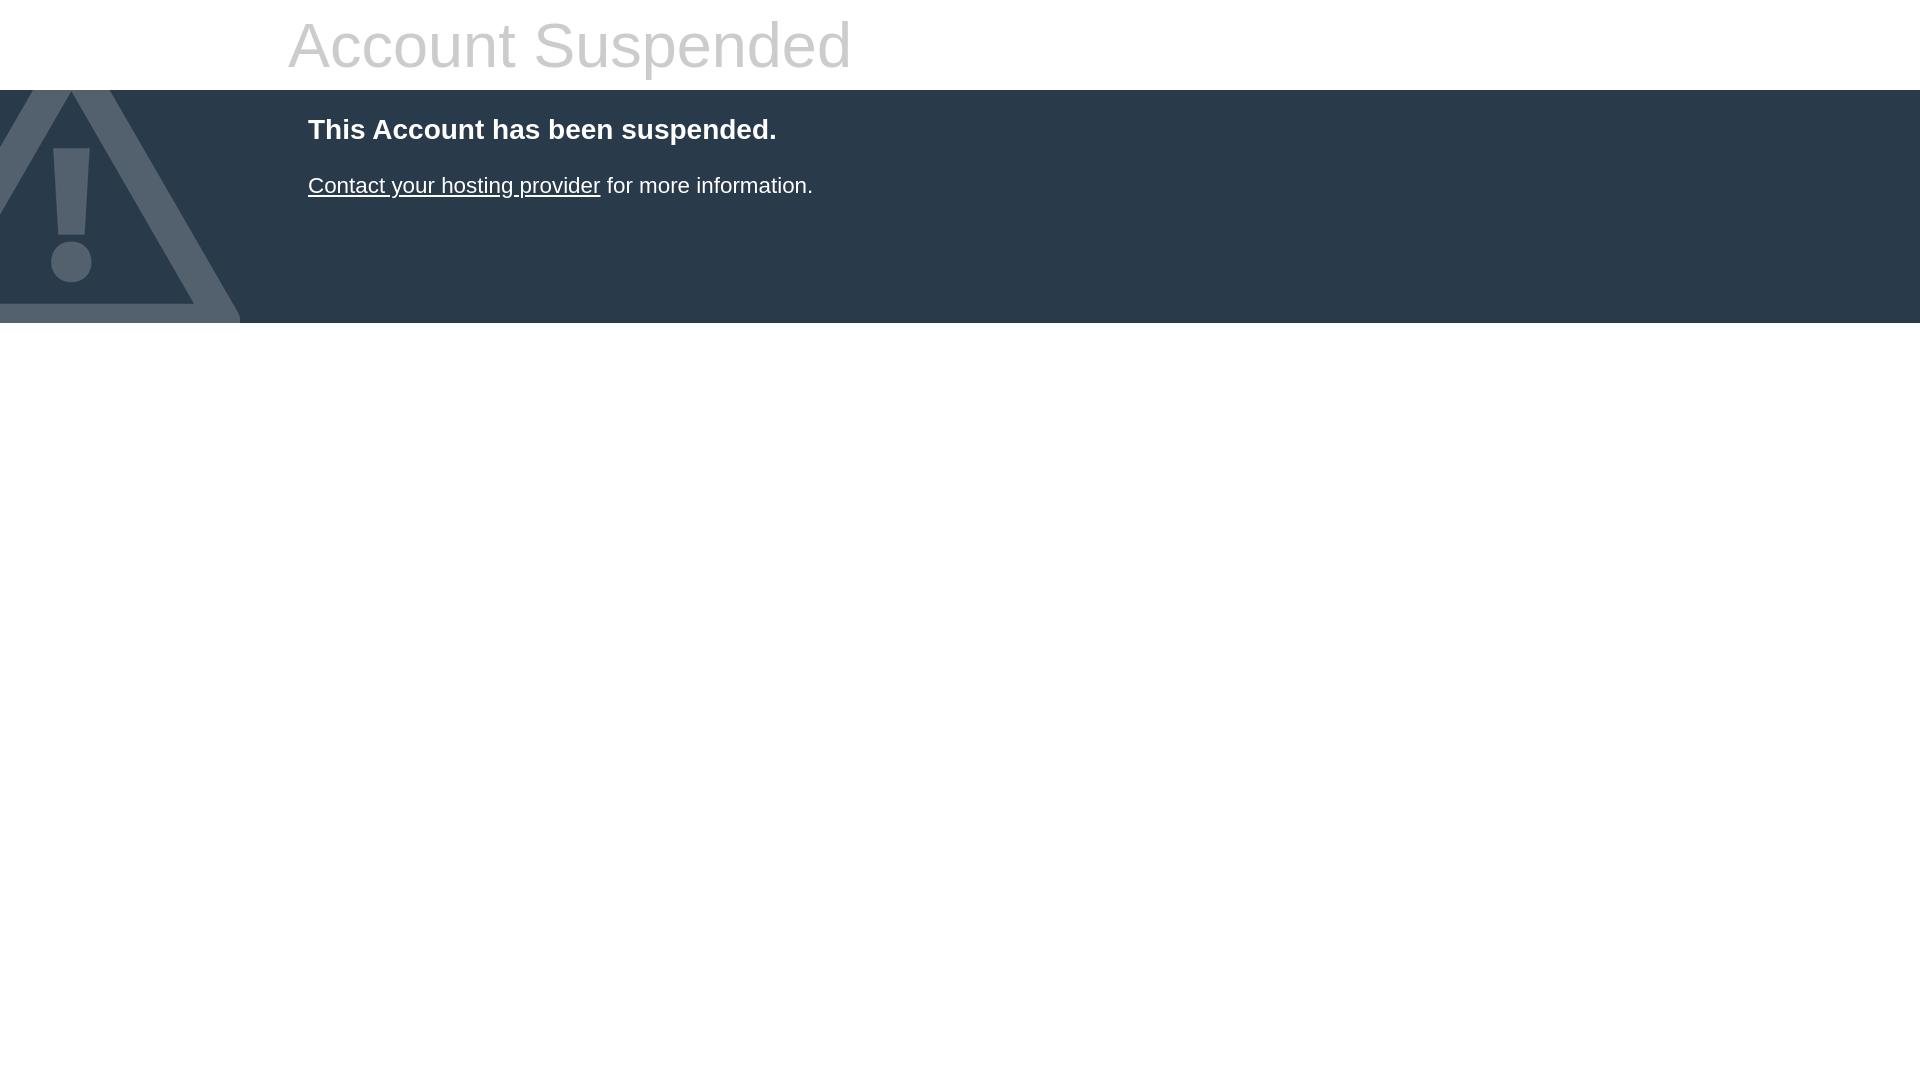 The image size is (1920, 1080). Describe the element at coordinates (453, 185) in the screenshot. I see `'Contact your hosting provider'` at that location.